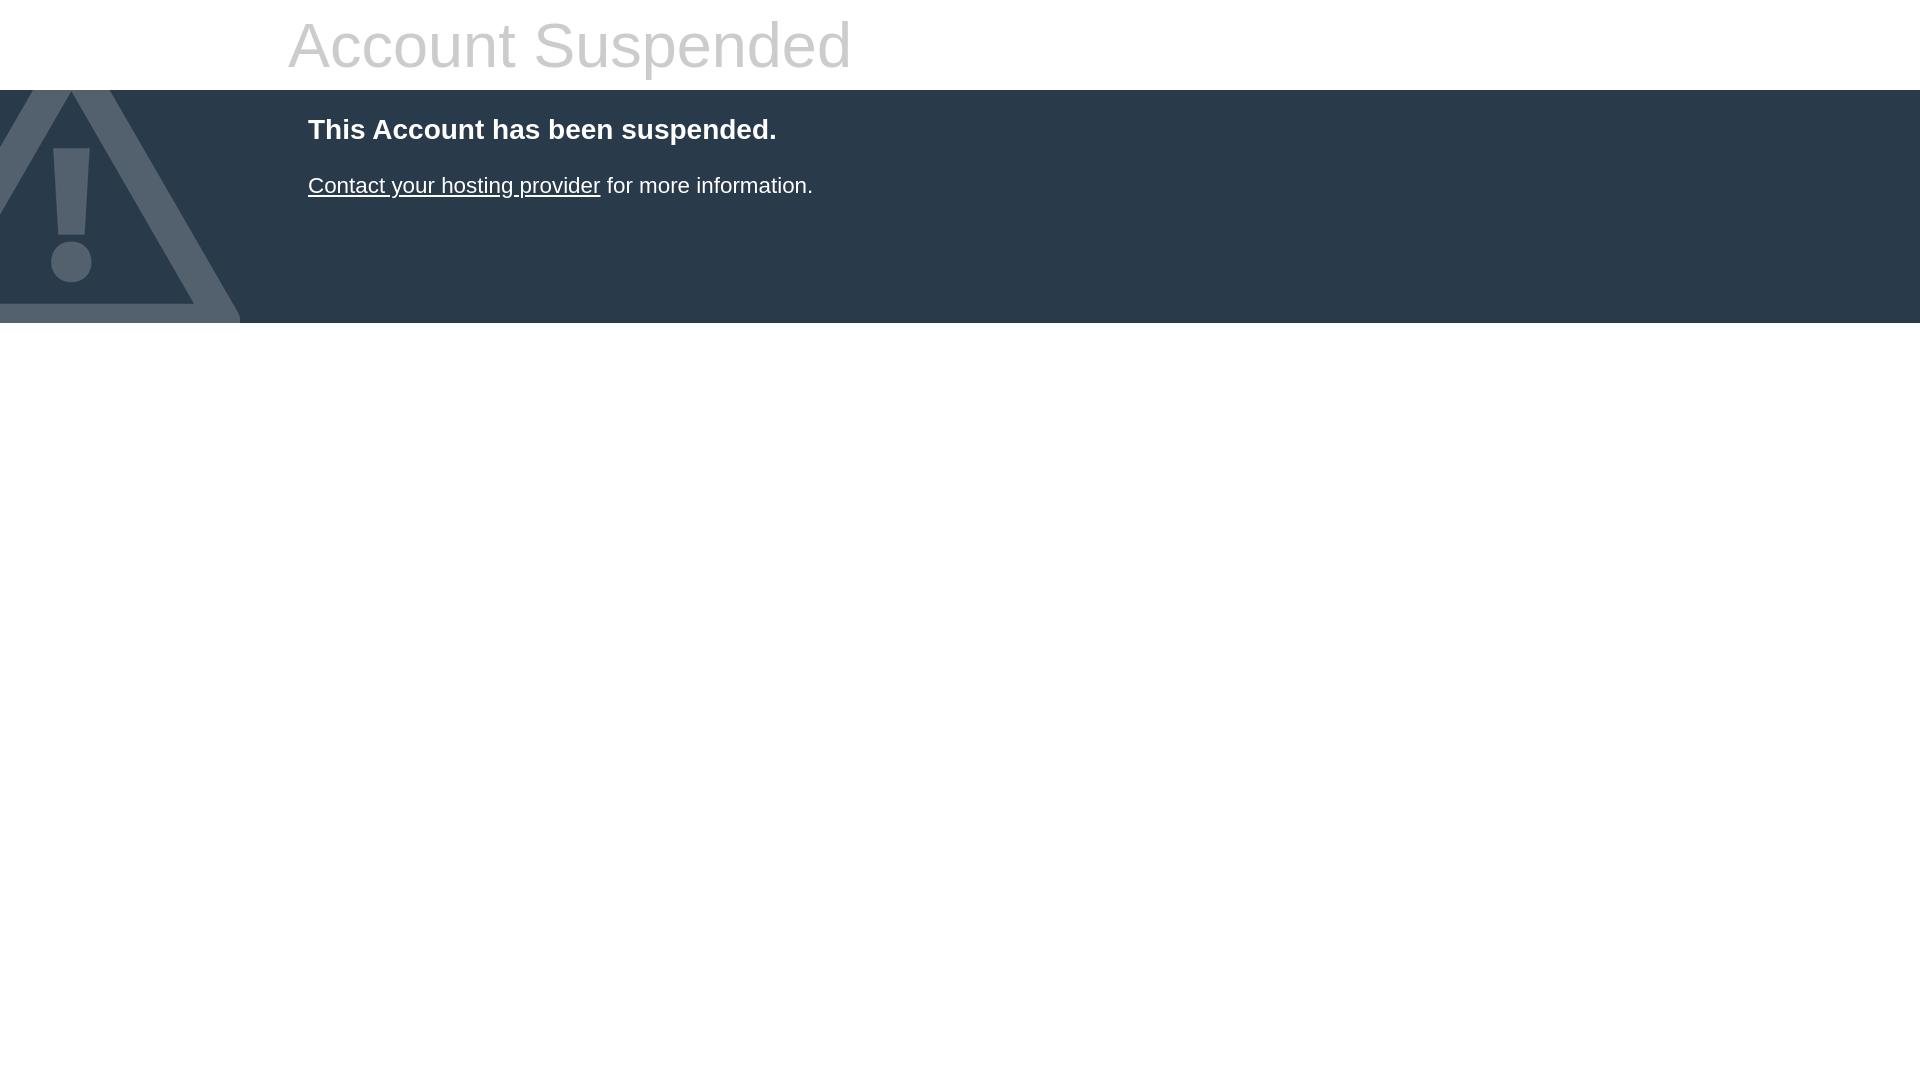 The image size is (1920, 1080). Describe the element at coordinates (453, 185) in the screenshot. I see `'Contact your hosting provider'` at that location.